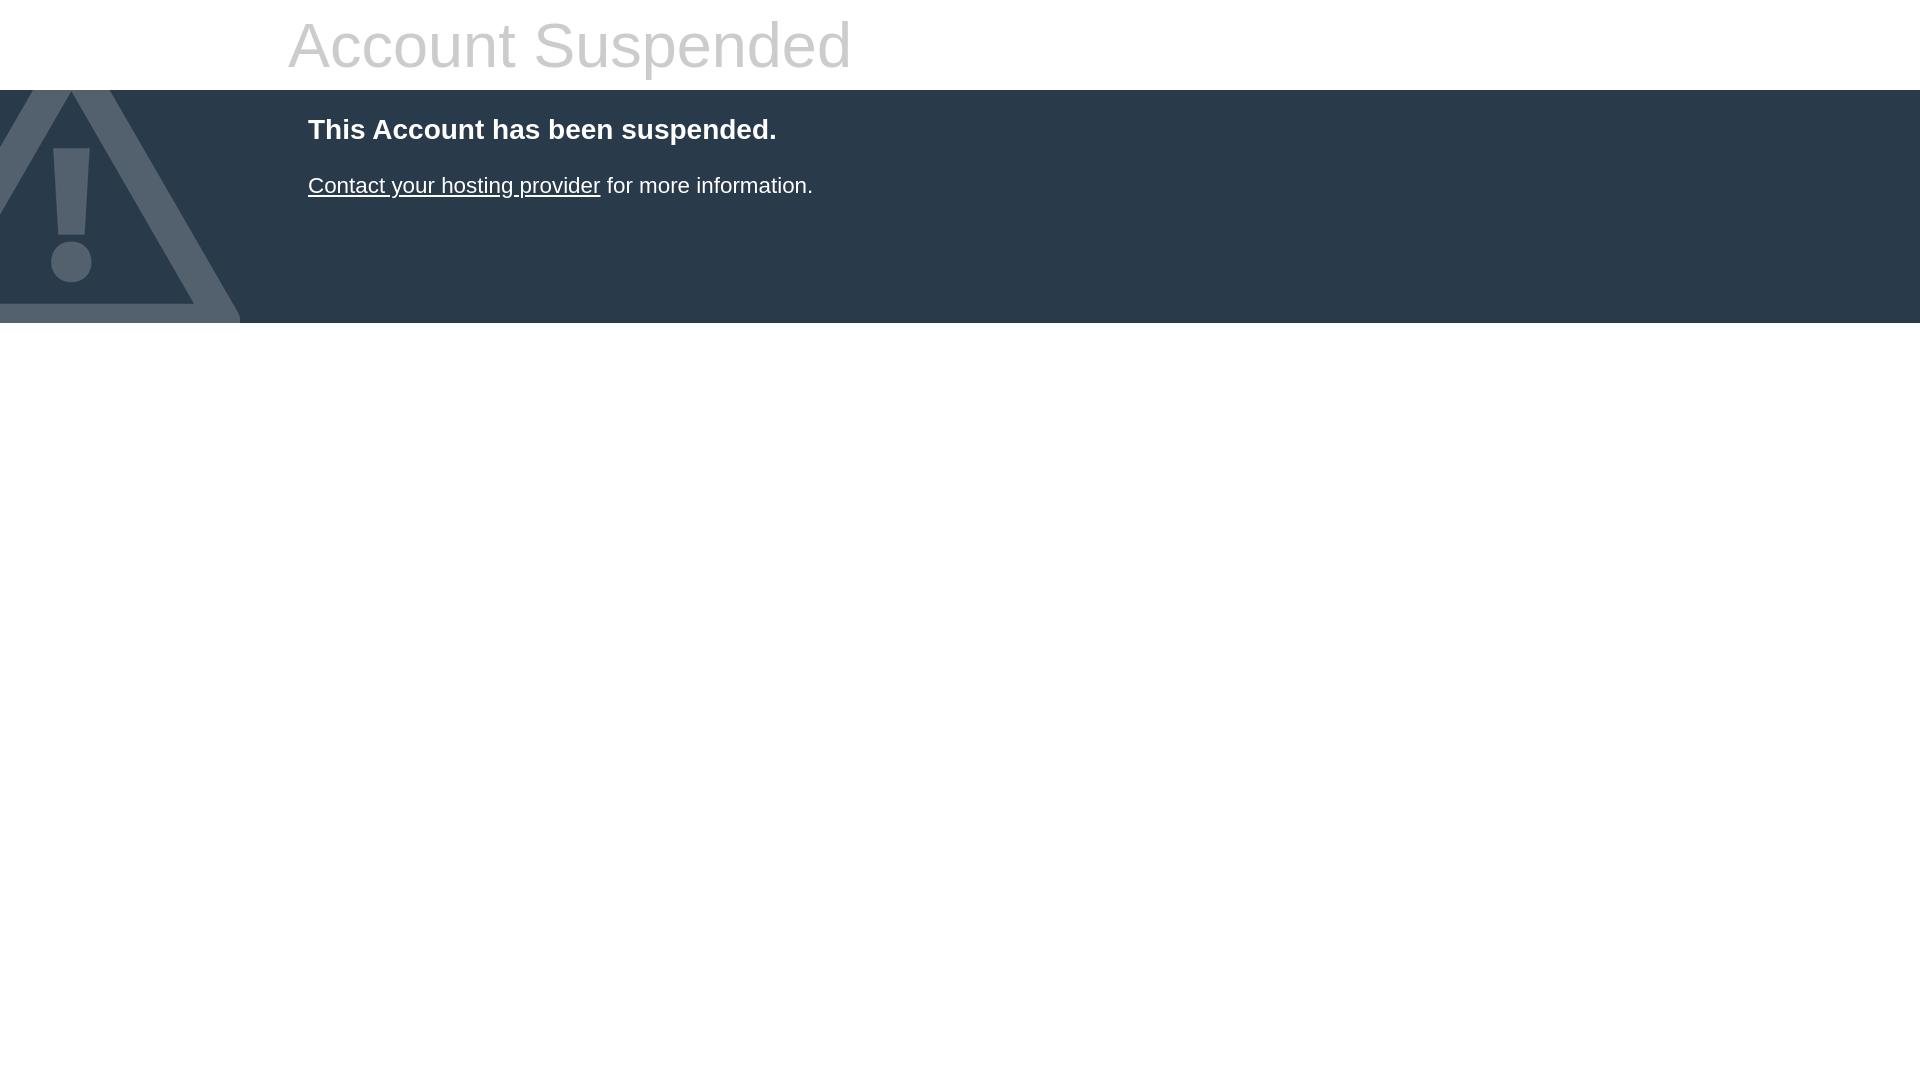 The image size is (1920, 1080). Describe the element at coordinates (453, 185) in the screenshot. I see `'Contact your hosting provider'` at that location.